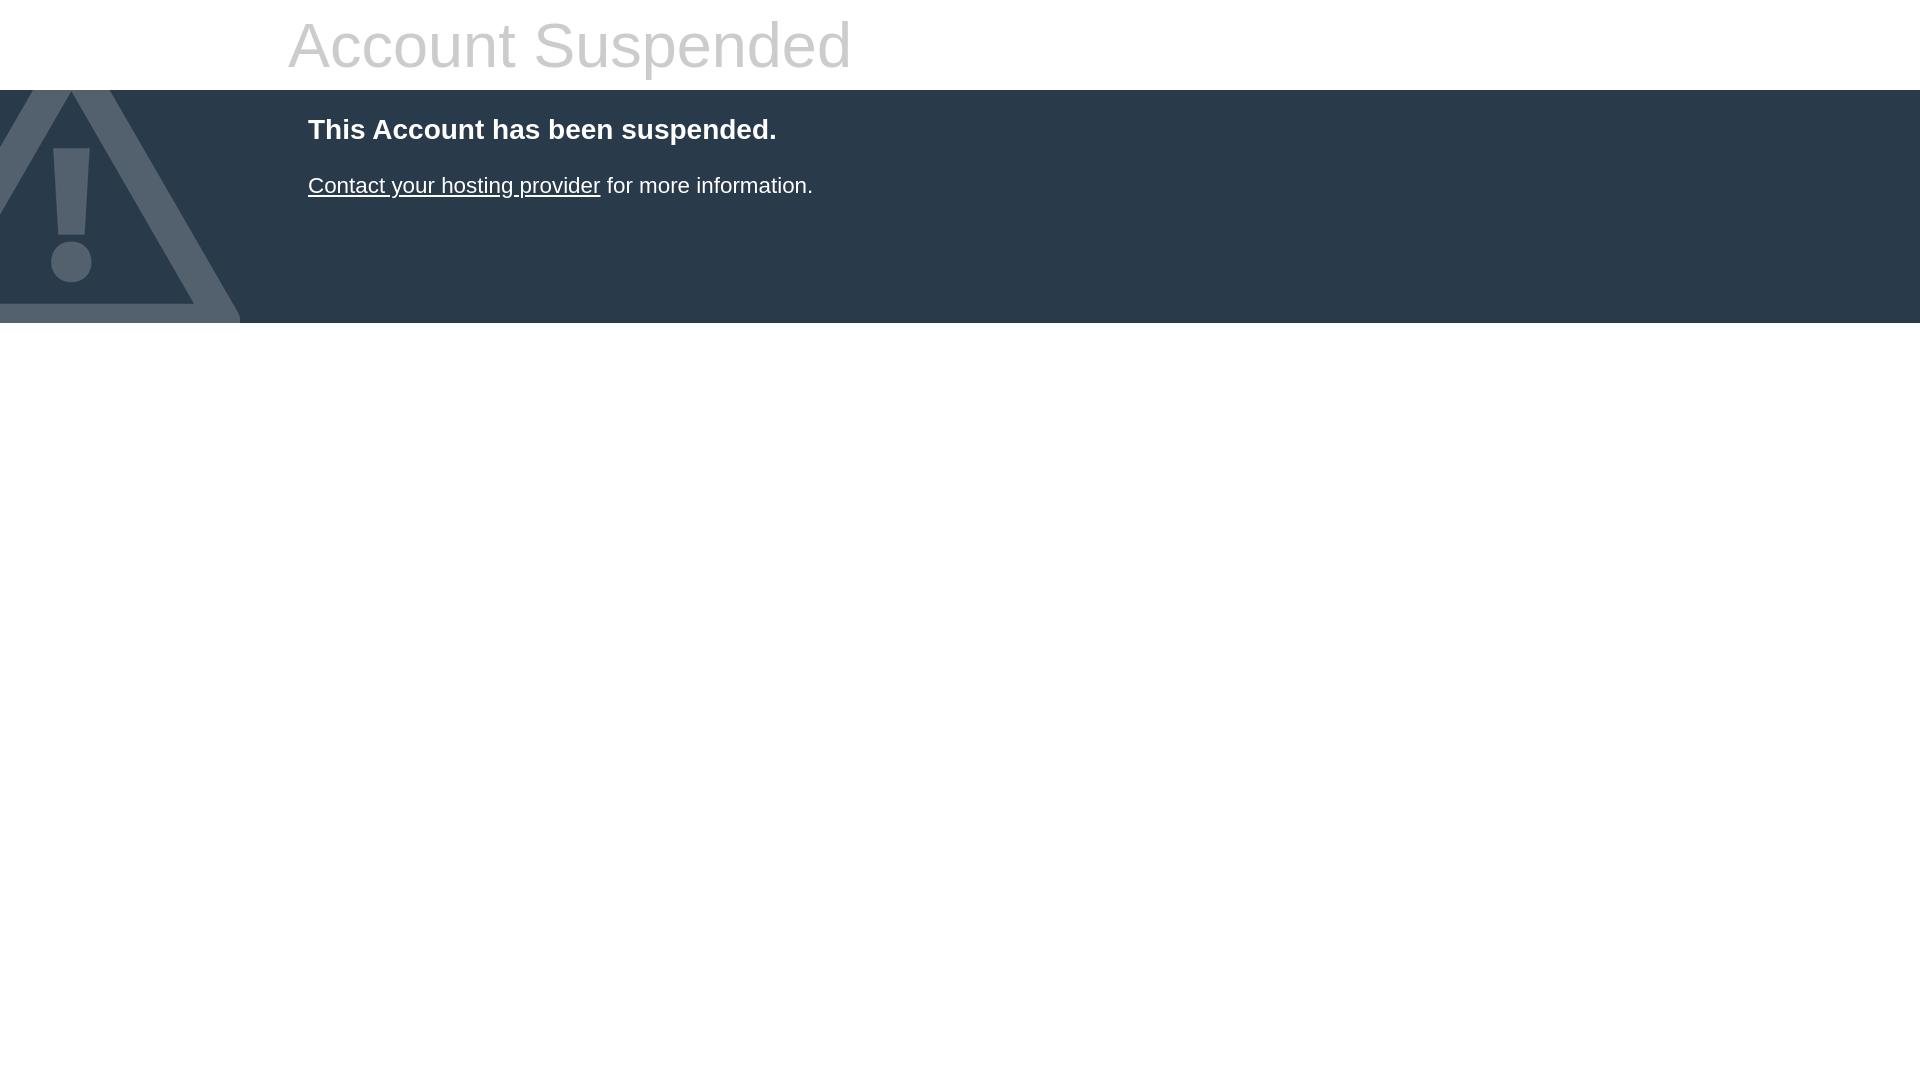 The image size is (1920, 1080). Describe the element at coordinates (453, 185) in the screenshot. I see `'Contact your hosting provider'` at that location.